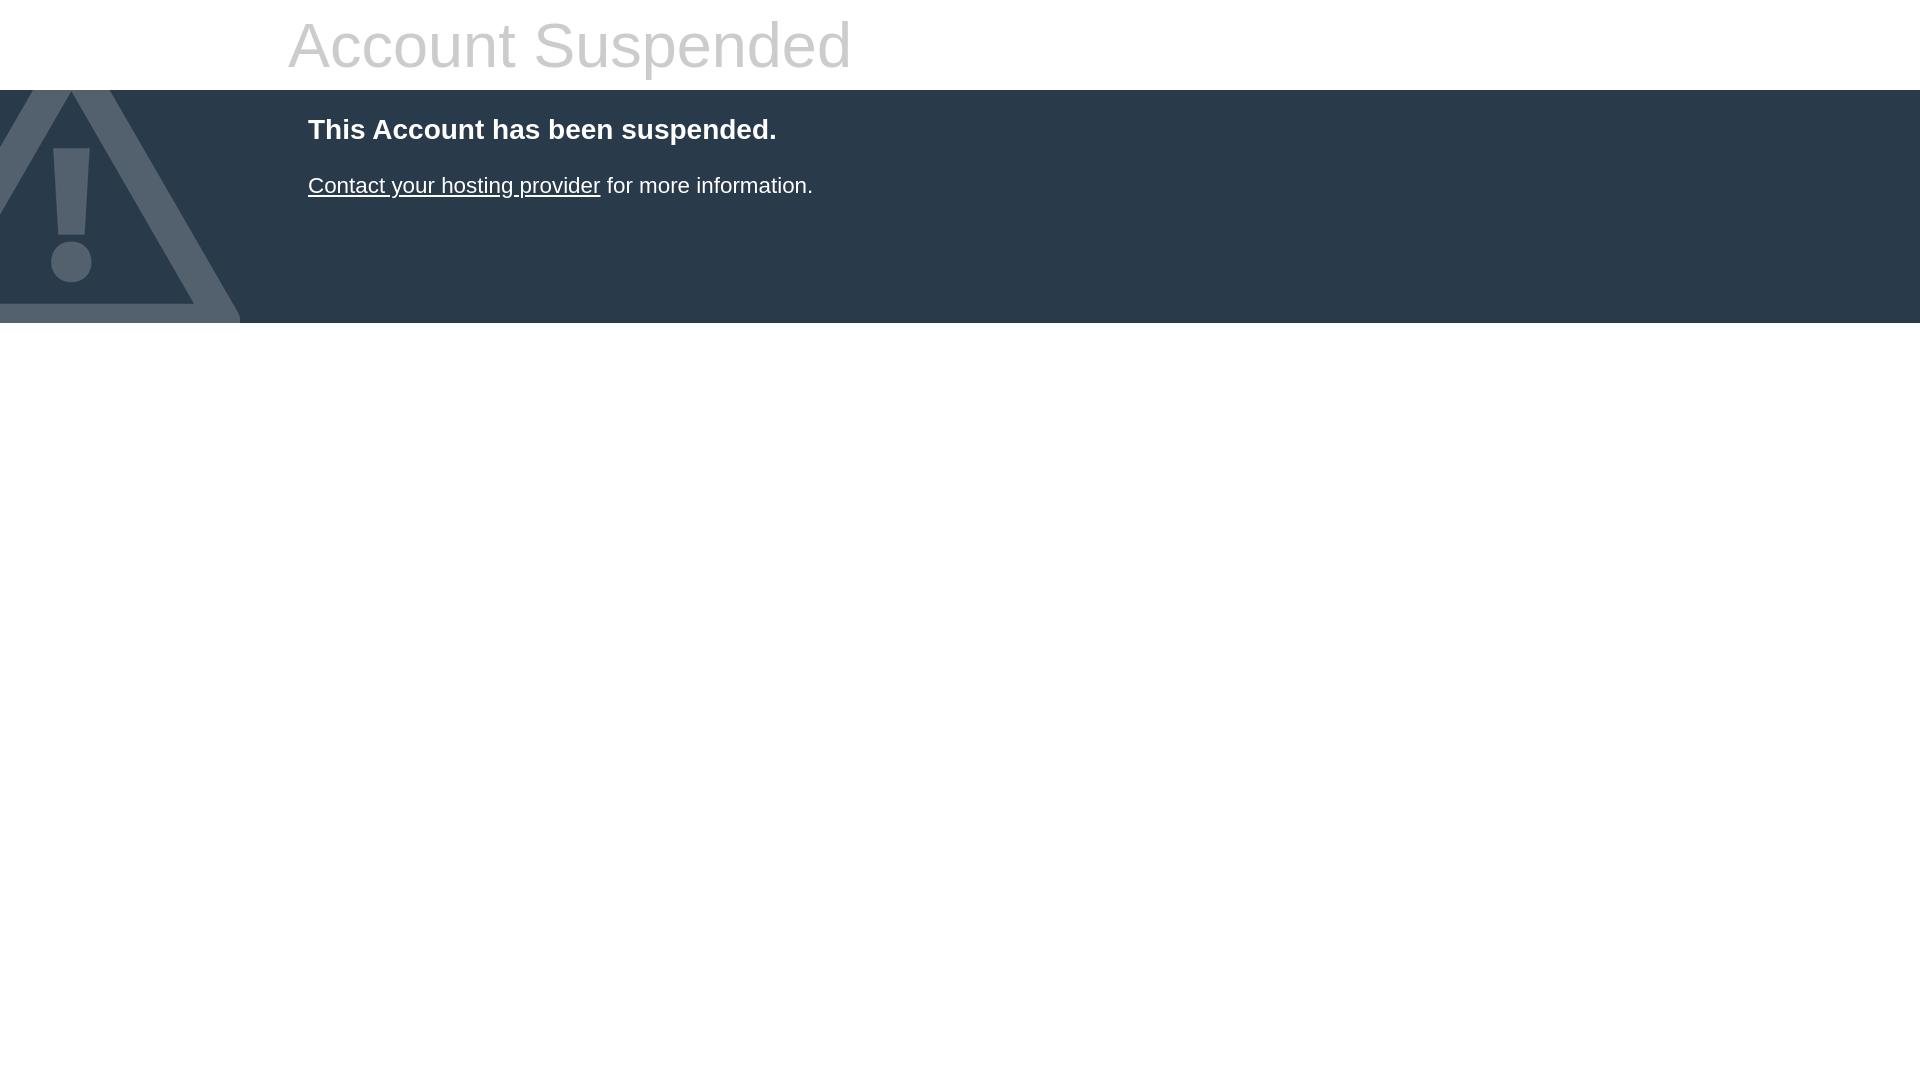 The image size is (1920, 1080). Describe the element at coordinates (453, 185) in the screenshot. I see `'Contact your hosting provider'` at that location.